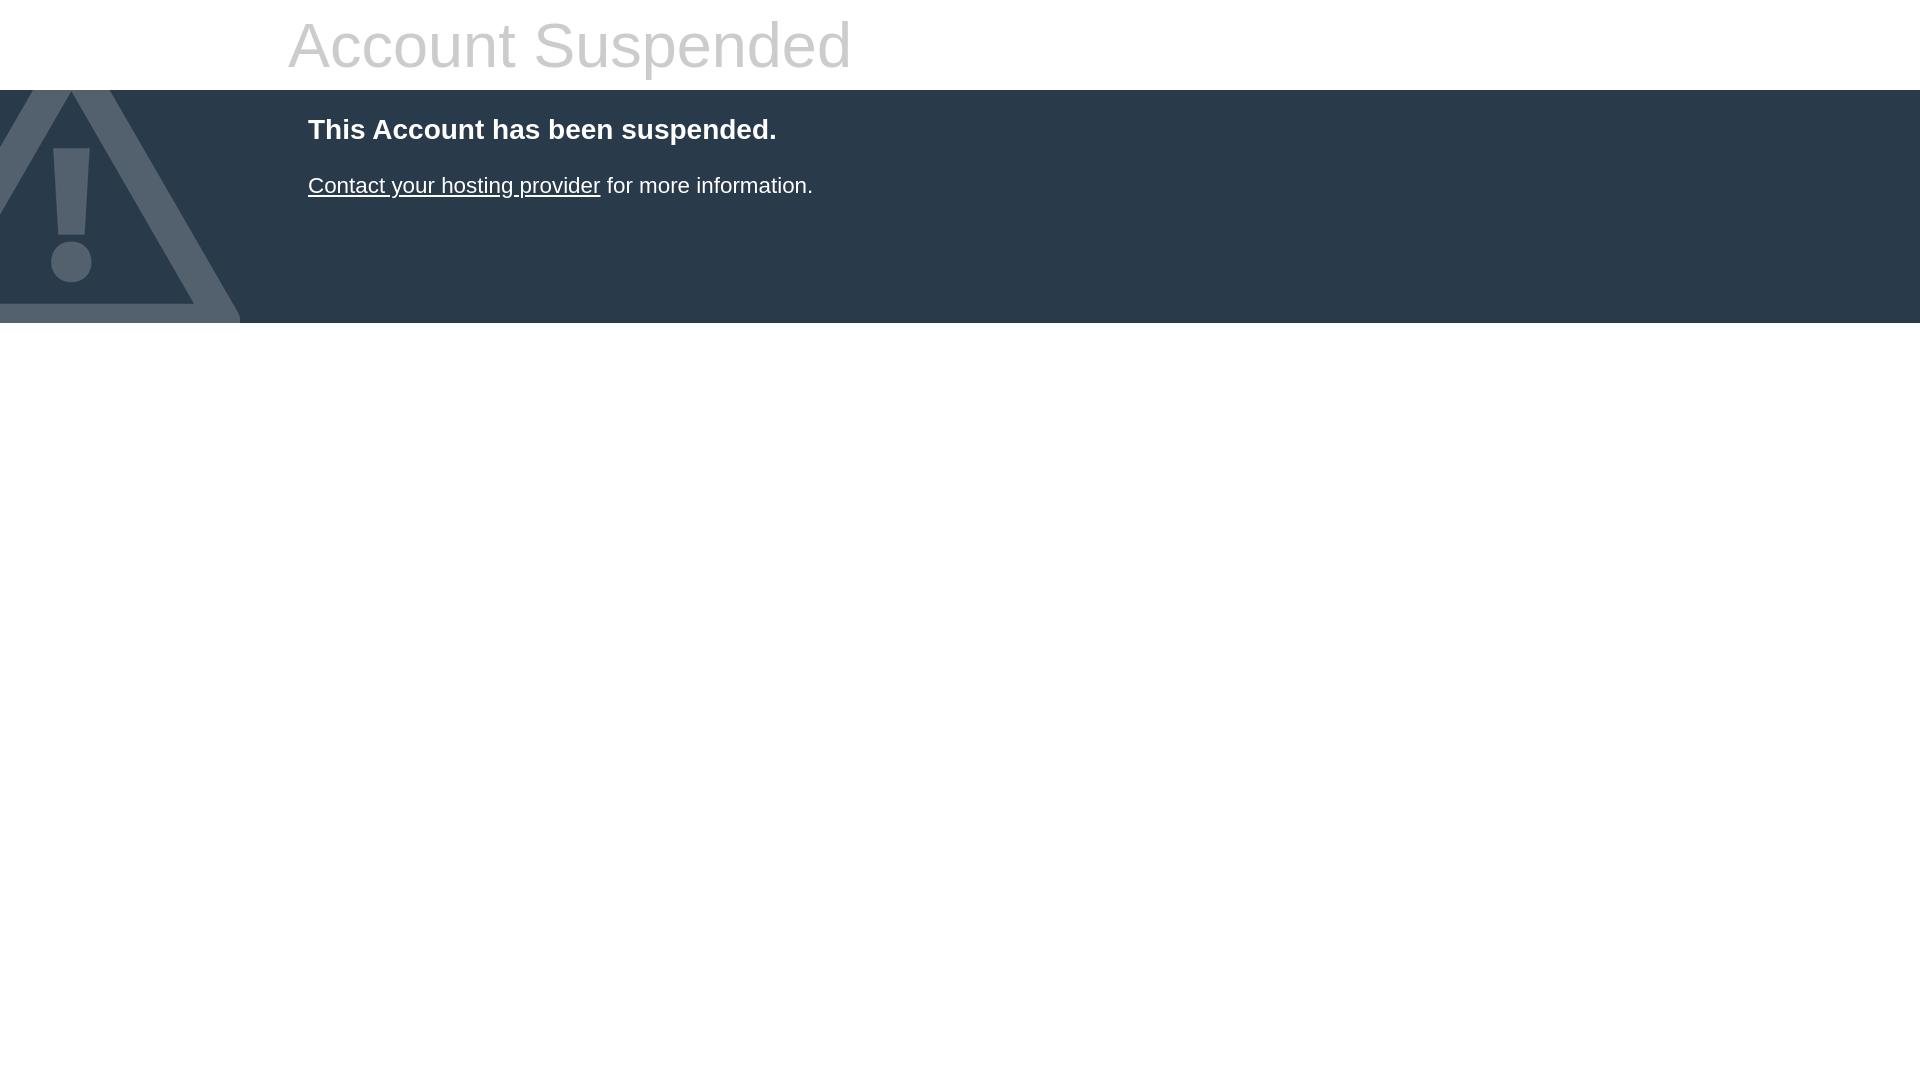 The image size is (1920, 1080). Describe the element at coordinates (453, 185) in the screenshot. I see `'Contact your hosting provider'` at that location.